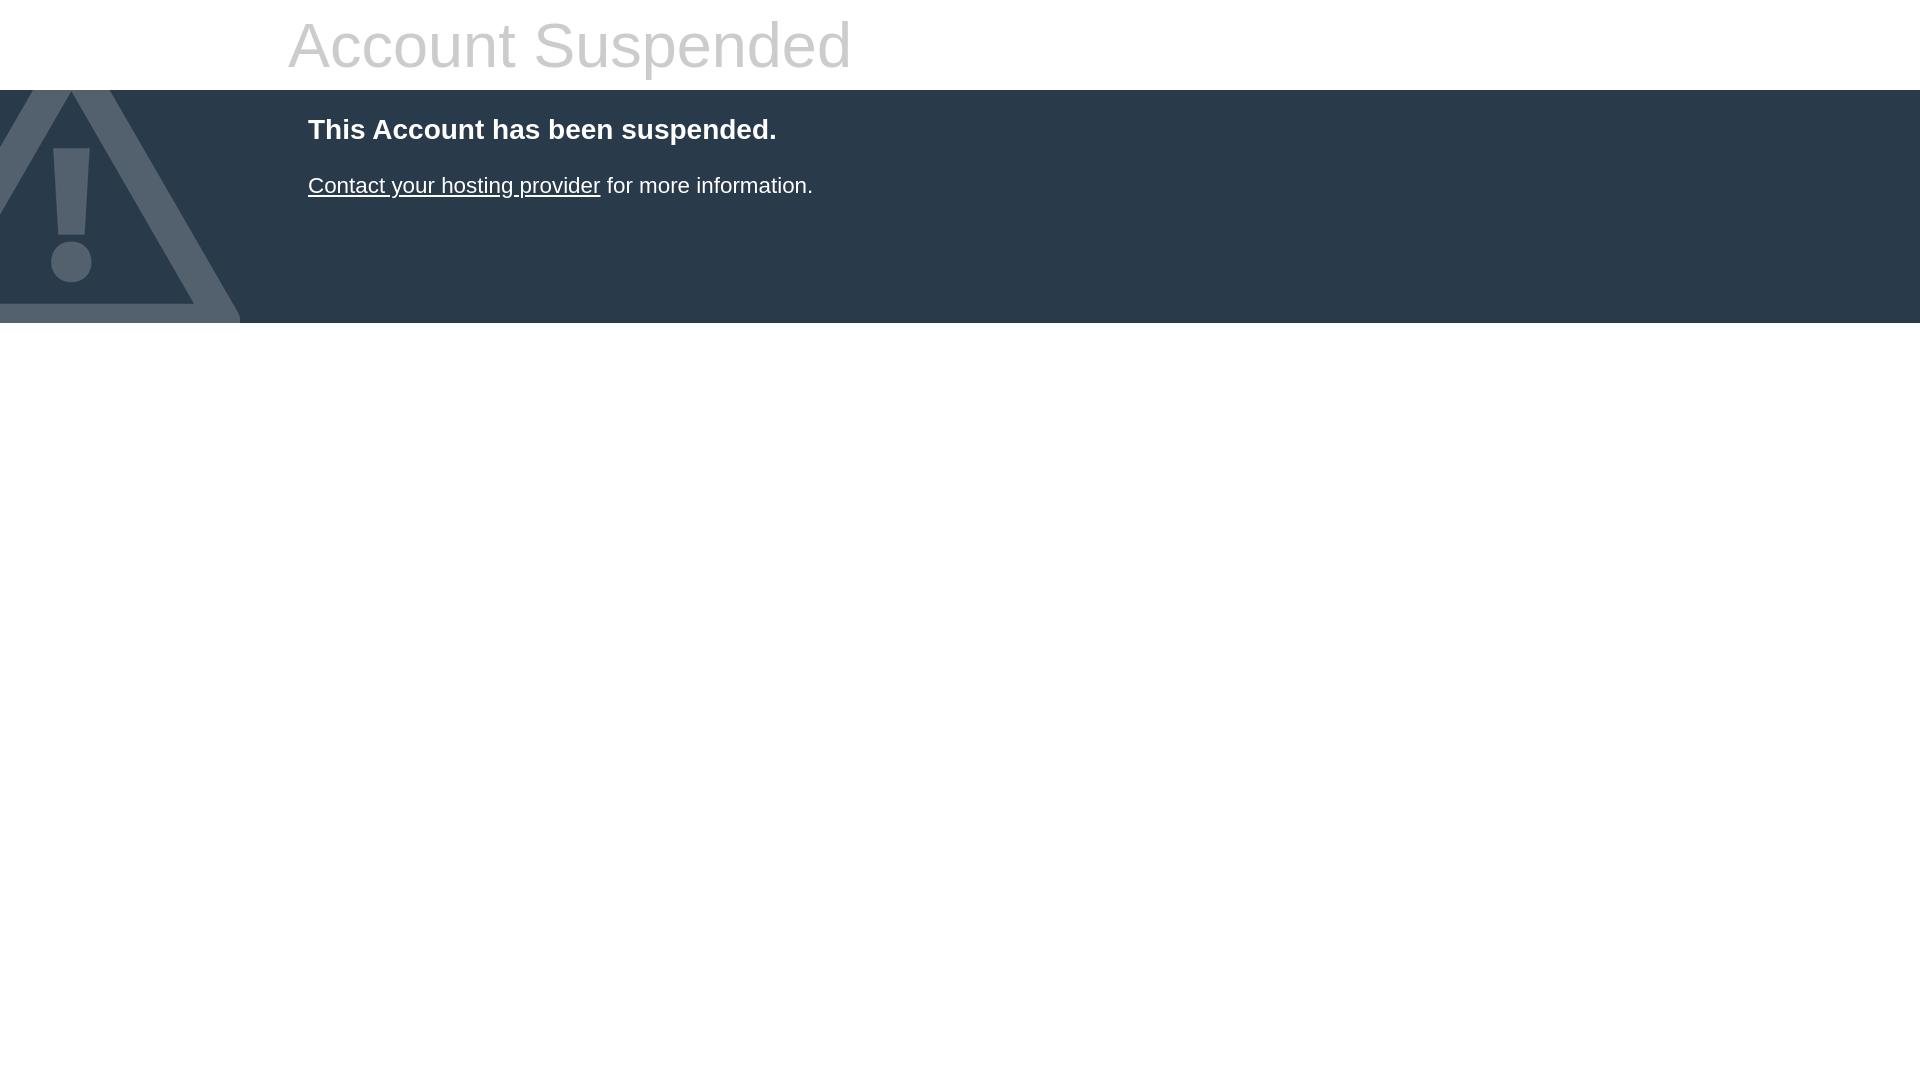 The image size is (1920, 1080). Describe the element at coordinates (453, 185) in the screenshot. I see `'Contact your hosting provider'` at that location.